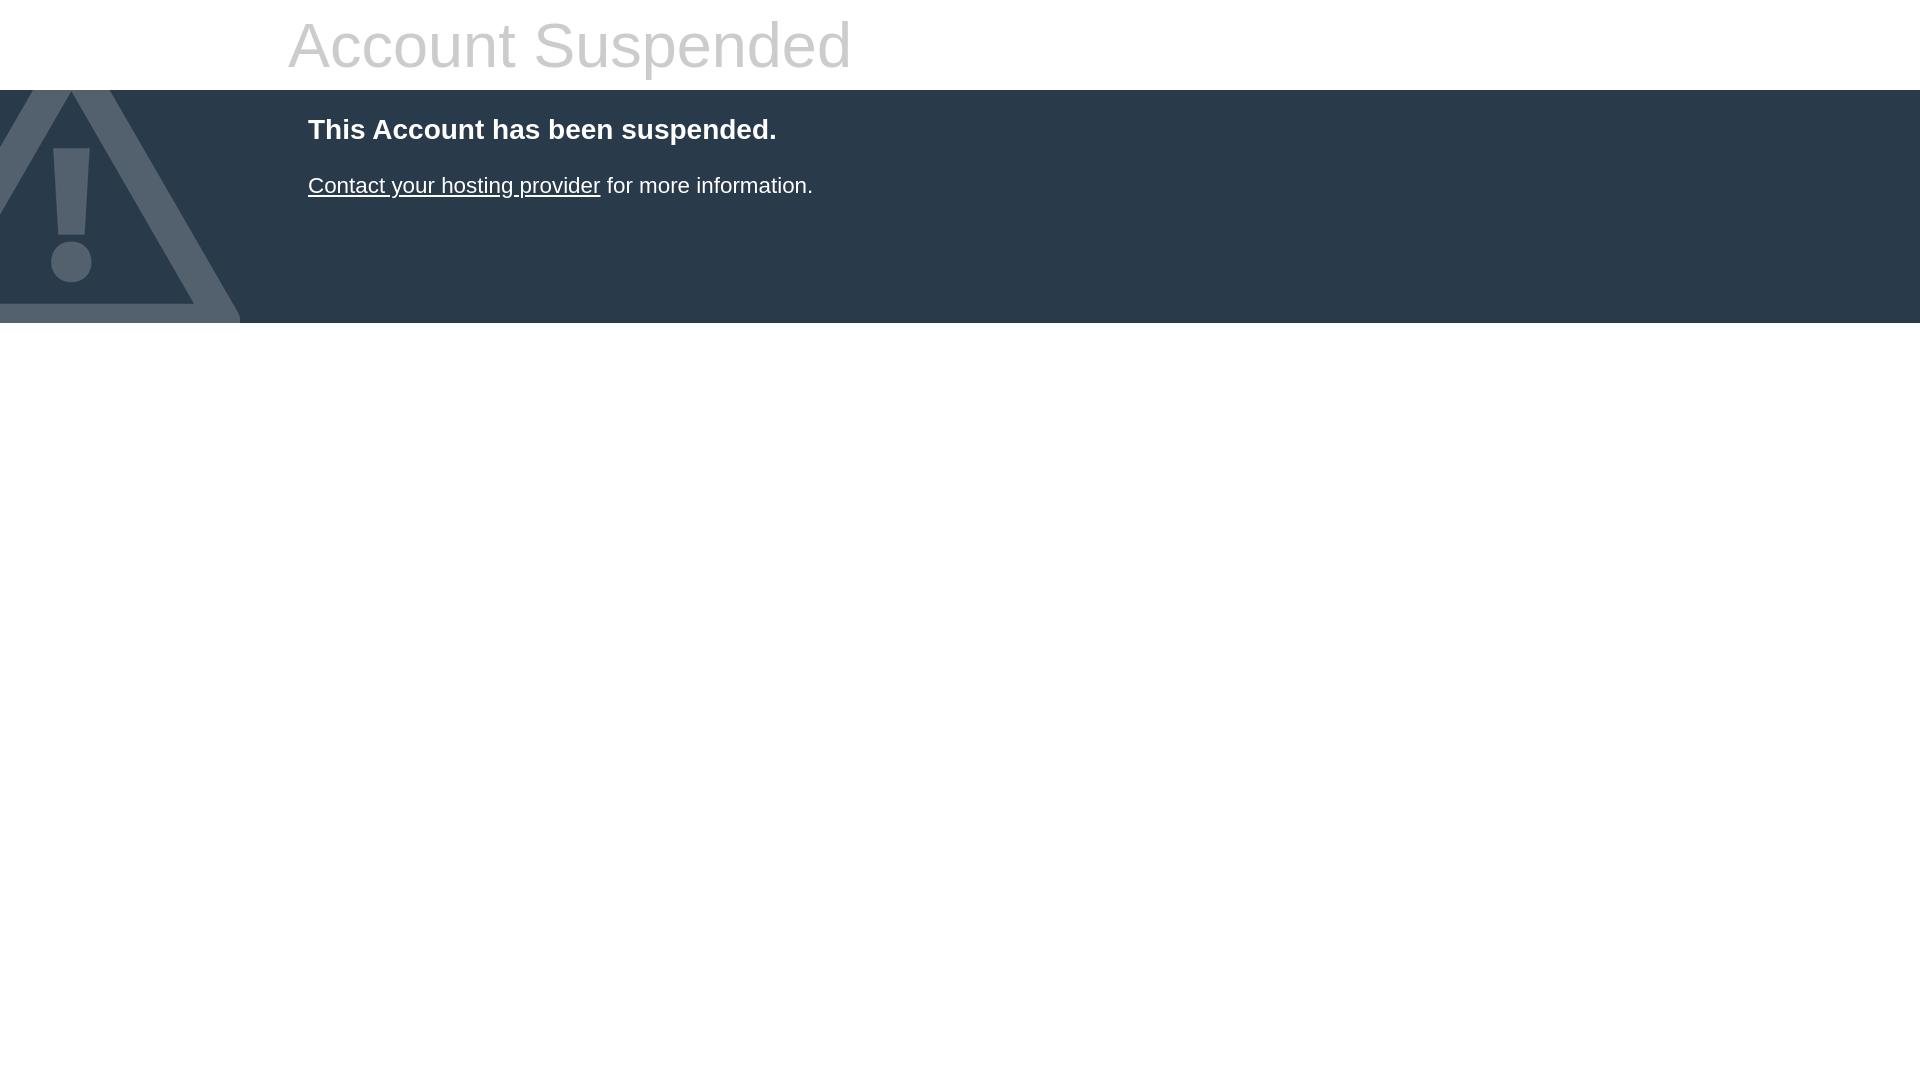 The image size is (1920, 1080). Describe the element at coordinates (453, 185) in the screenshot. I see `'Contact your hosting provider'` at that location.